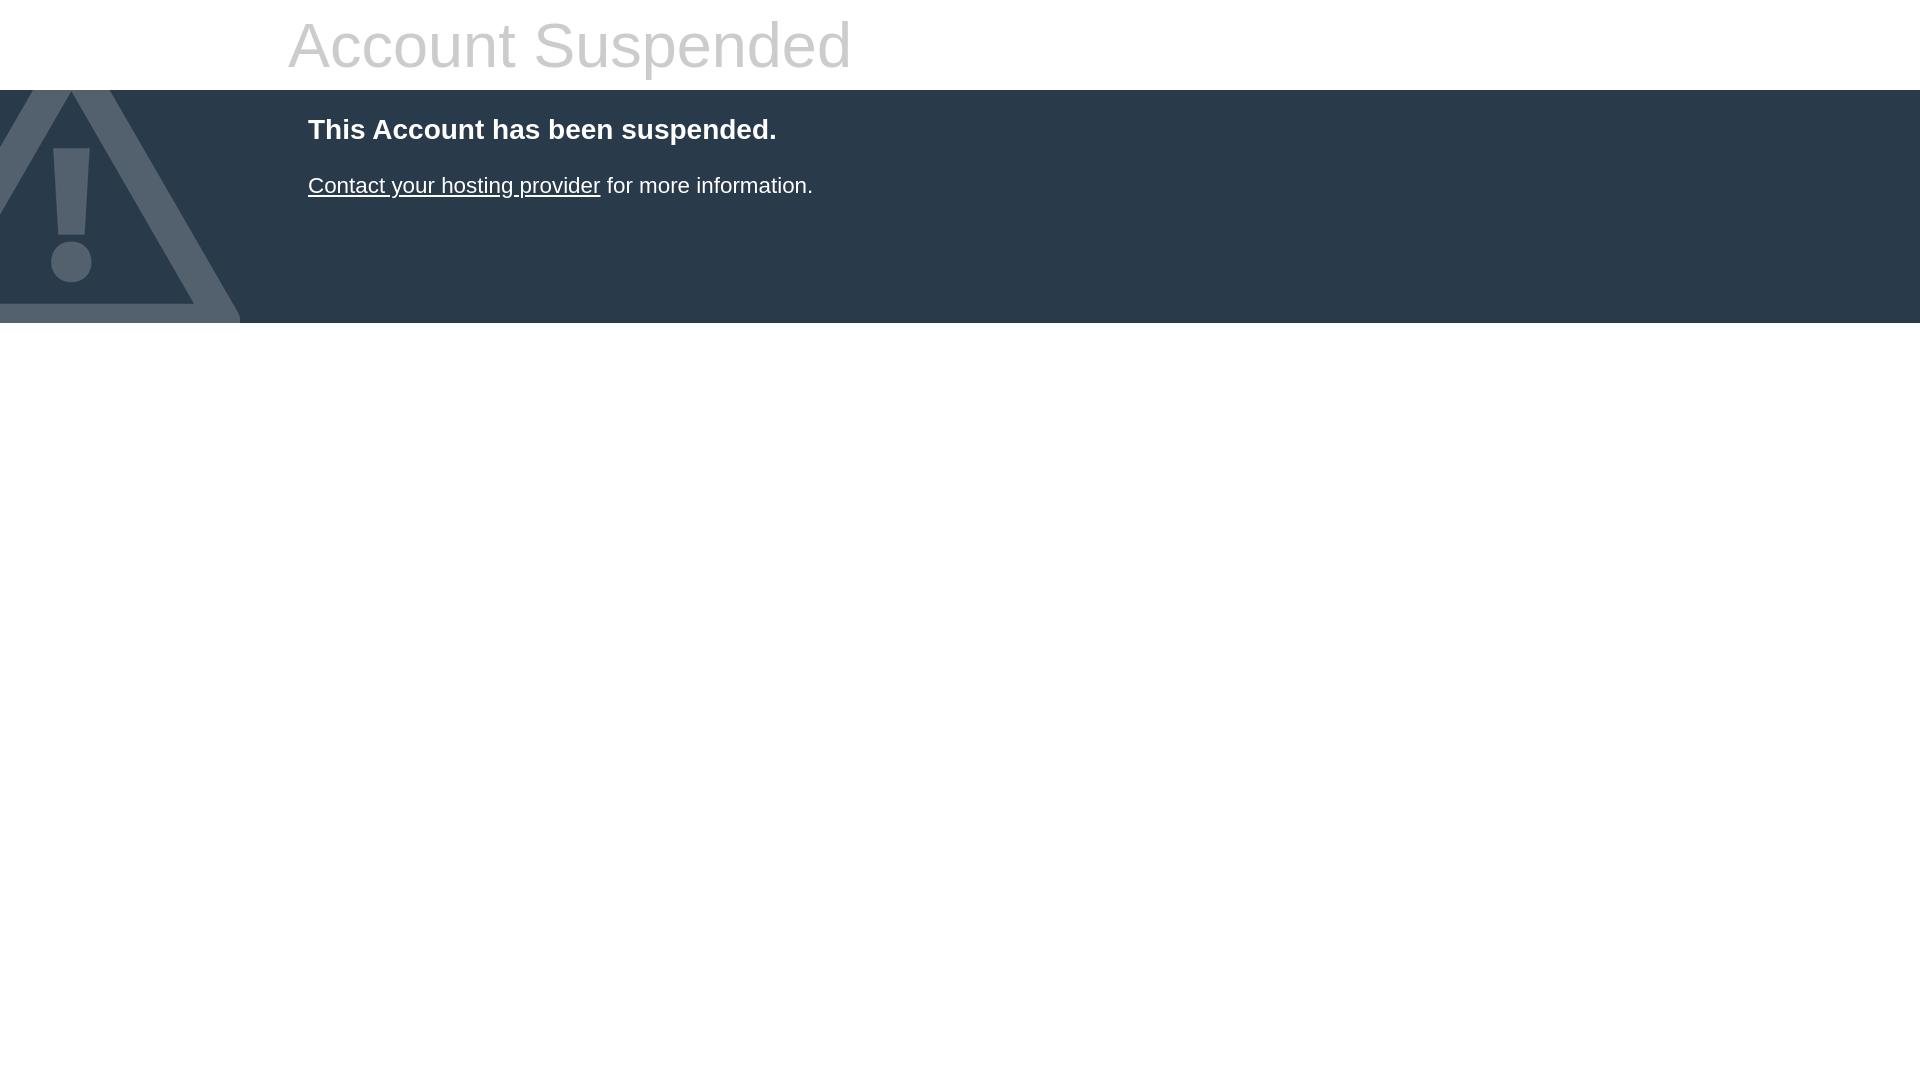 The image size is (1920, 1080). Describe the element at coordinates (453, 185) in the screenshot. I see `'Contact your hosting provider'` at that location.